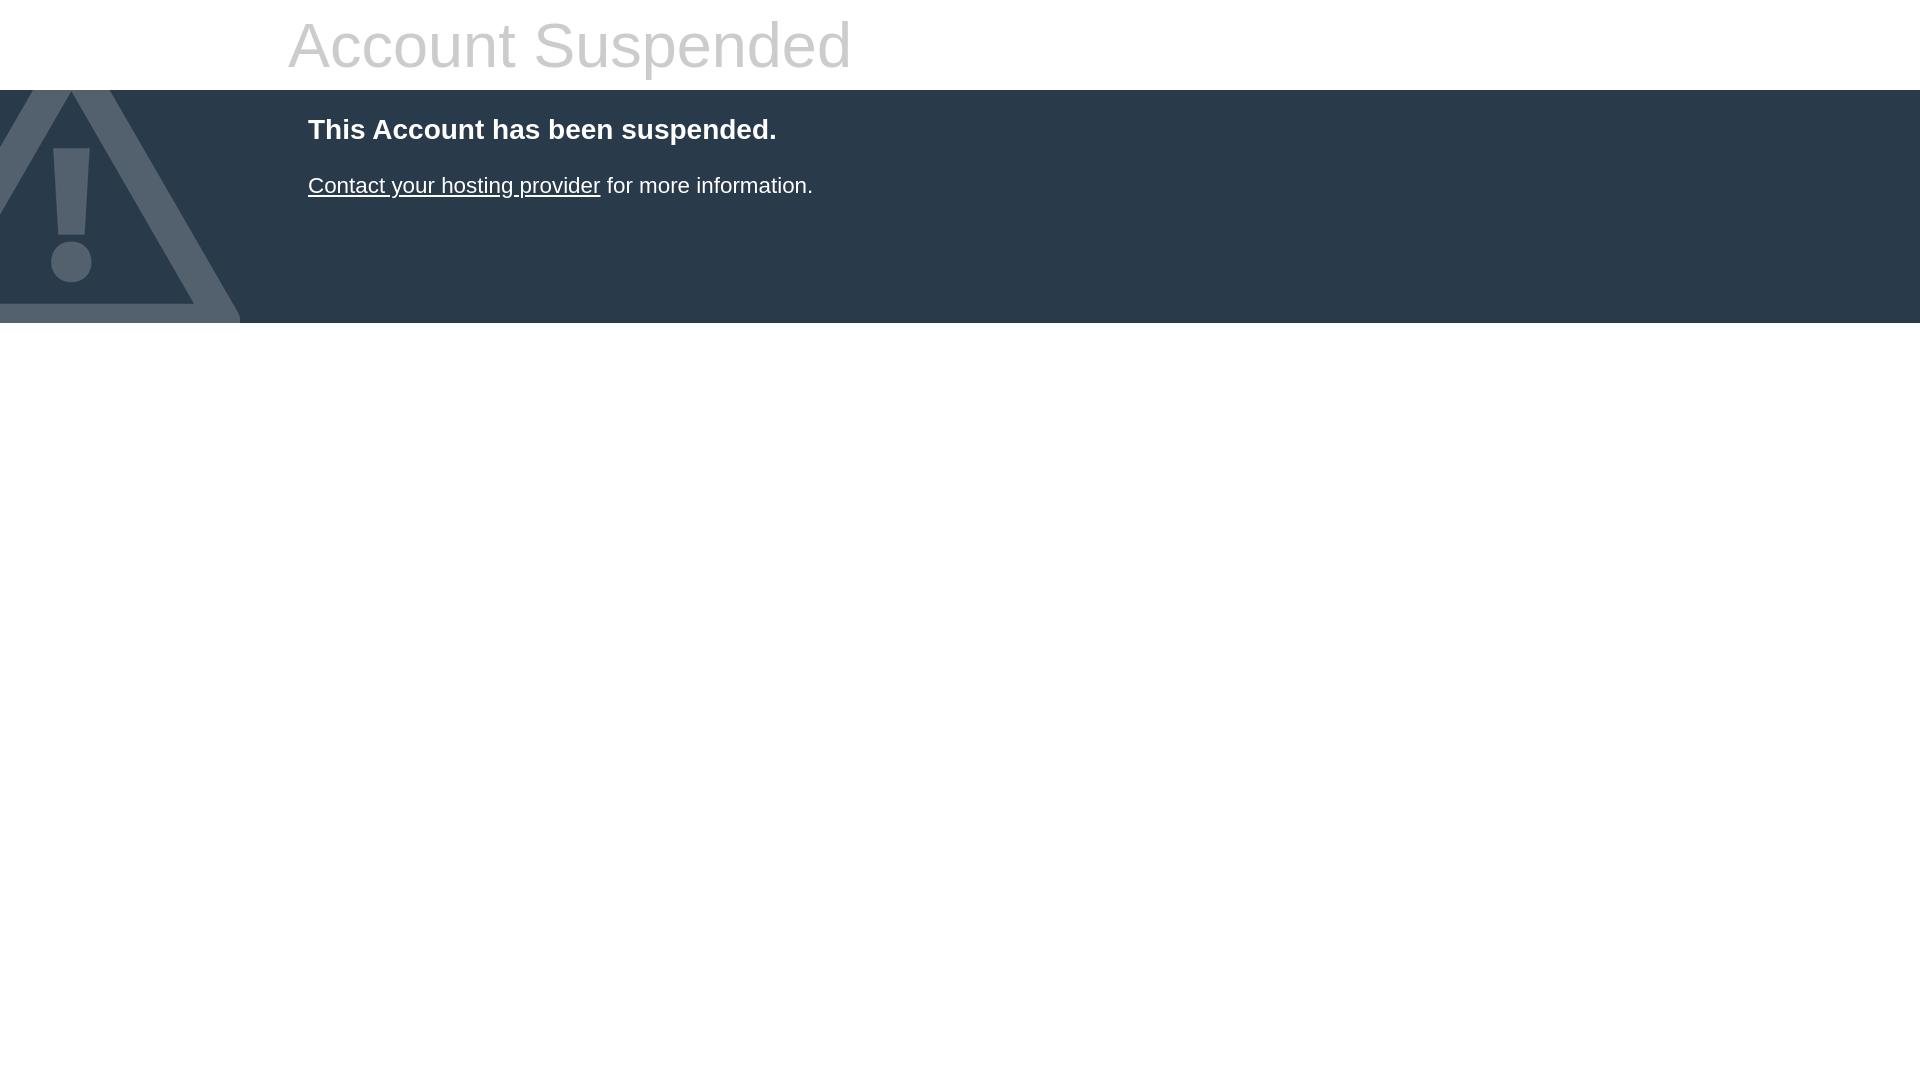 The image size is (1920, 1080). Describe the element at coordinates (453, 185) in the screenshot. I see `'Contact your hosting provider'` at that location.